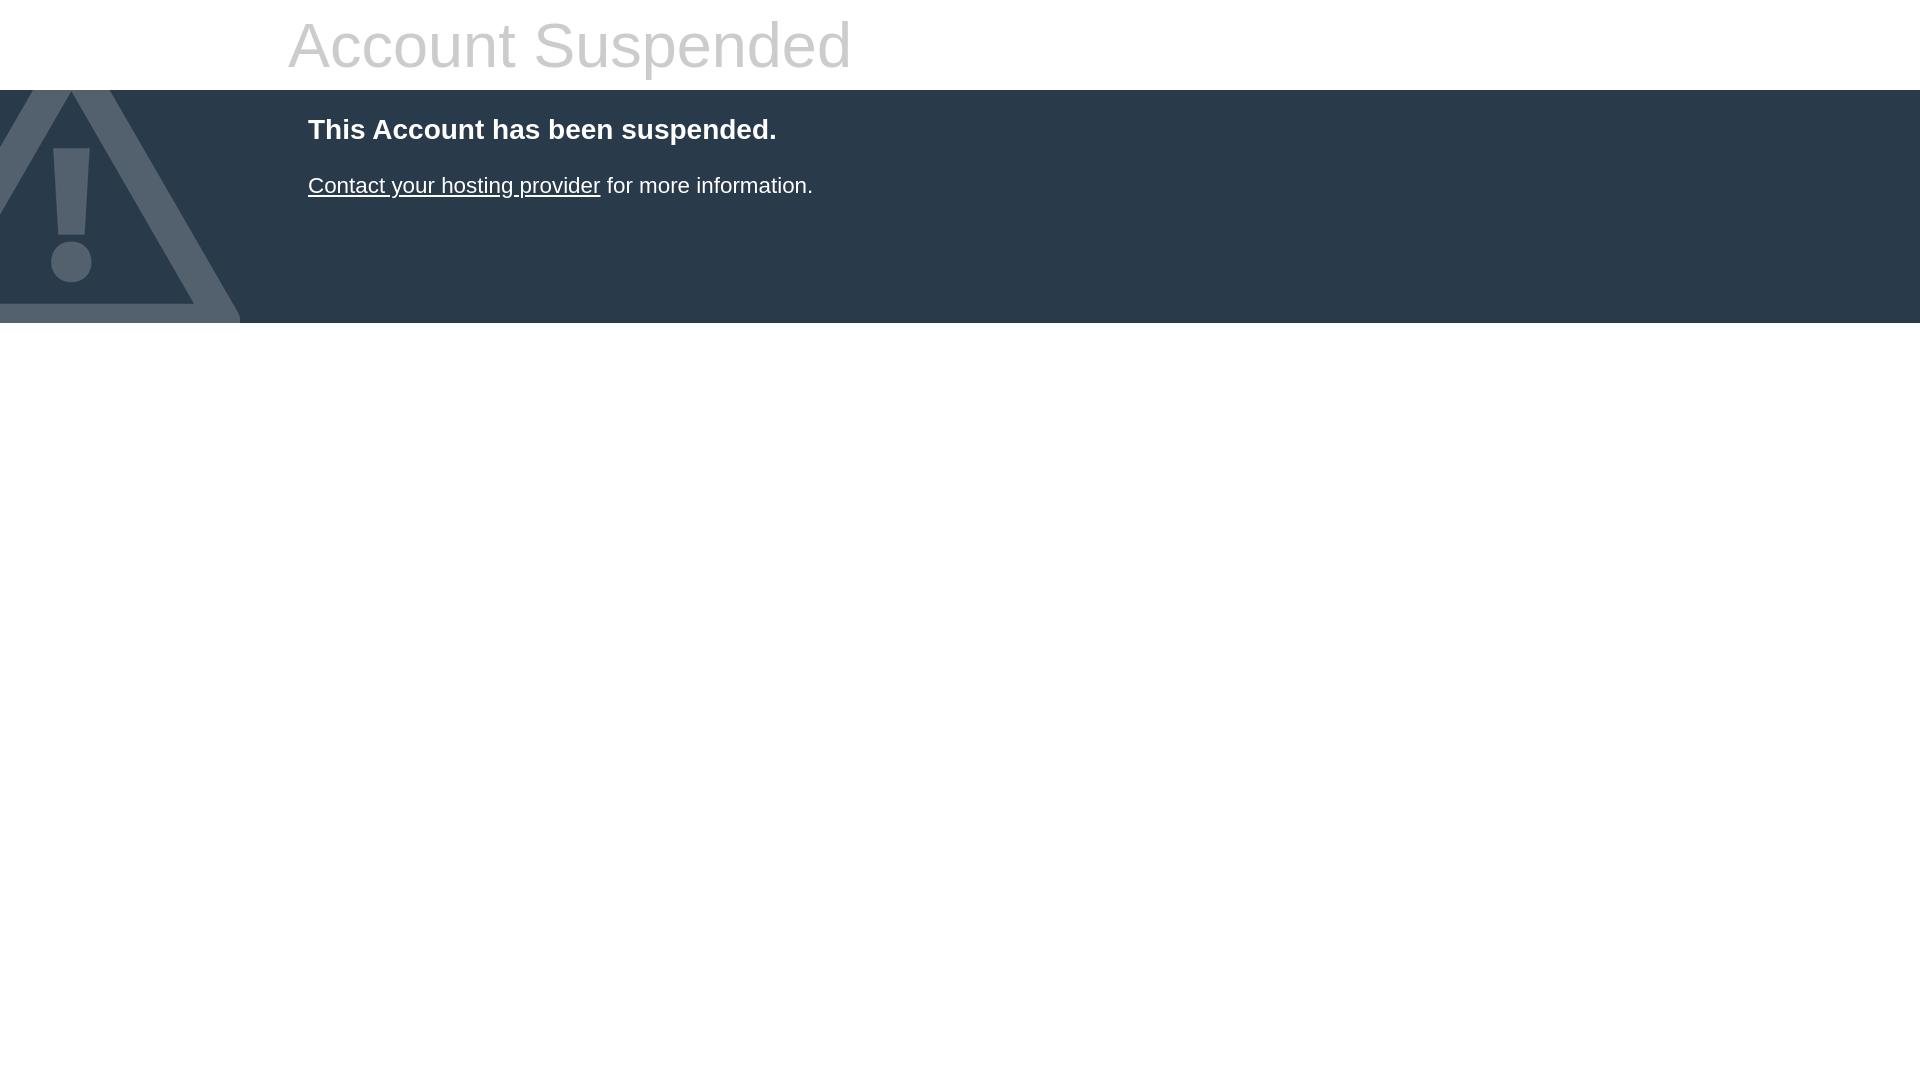 The image size is (1920, 1080). Describe the element at coordinates (453, 185) in the screenshot. I see `'Contact your hosting provider'` at that location.